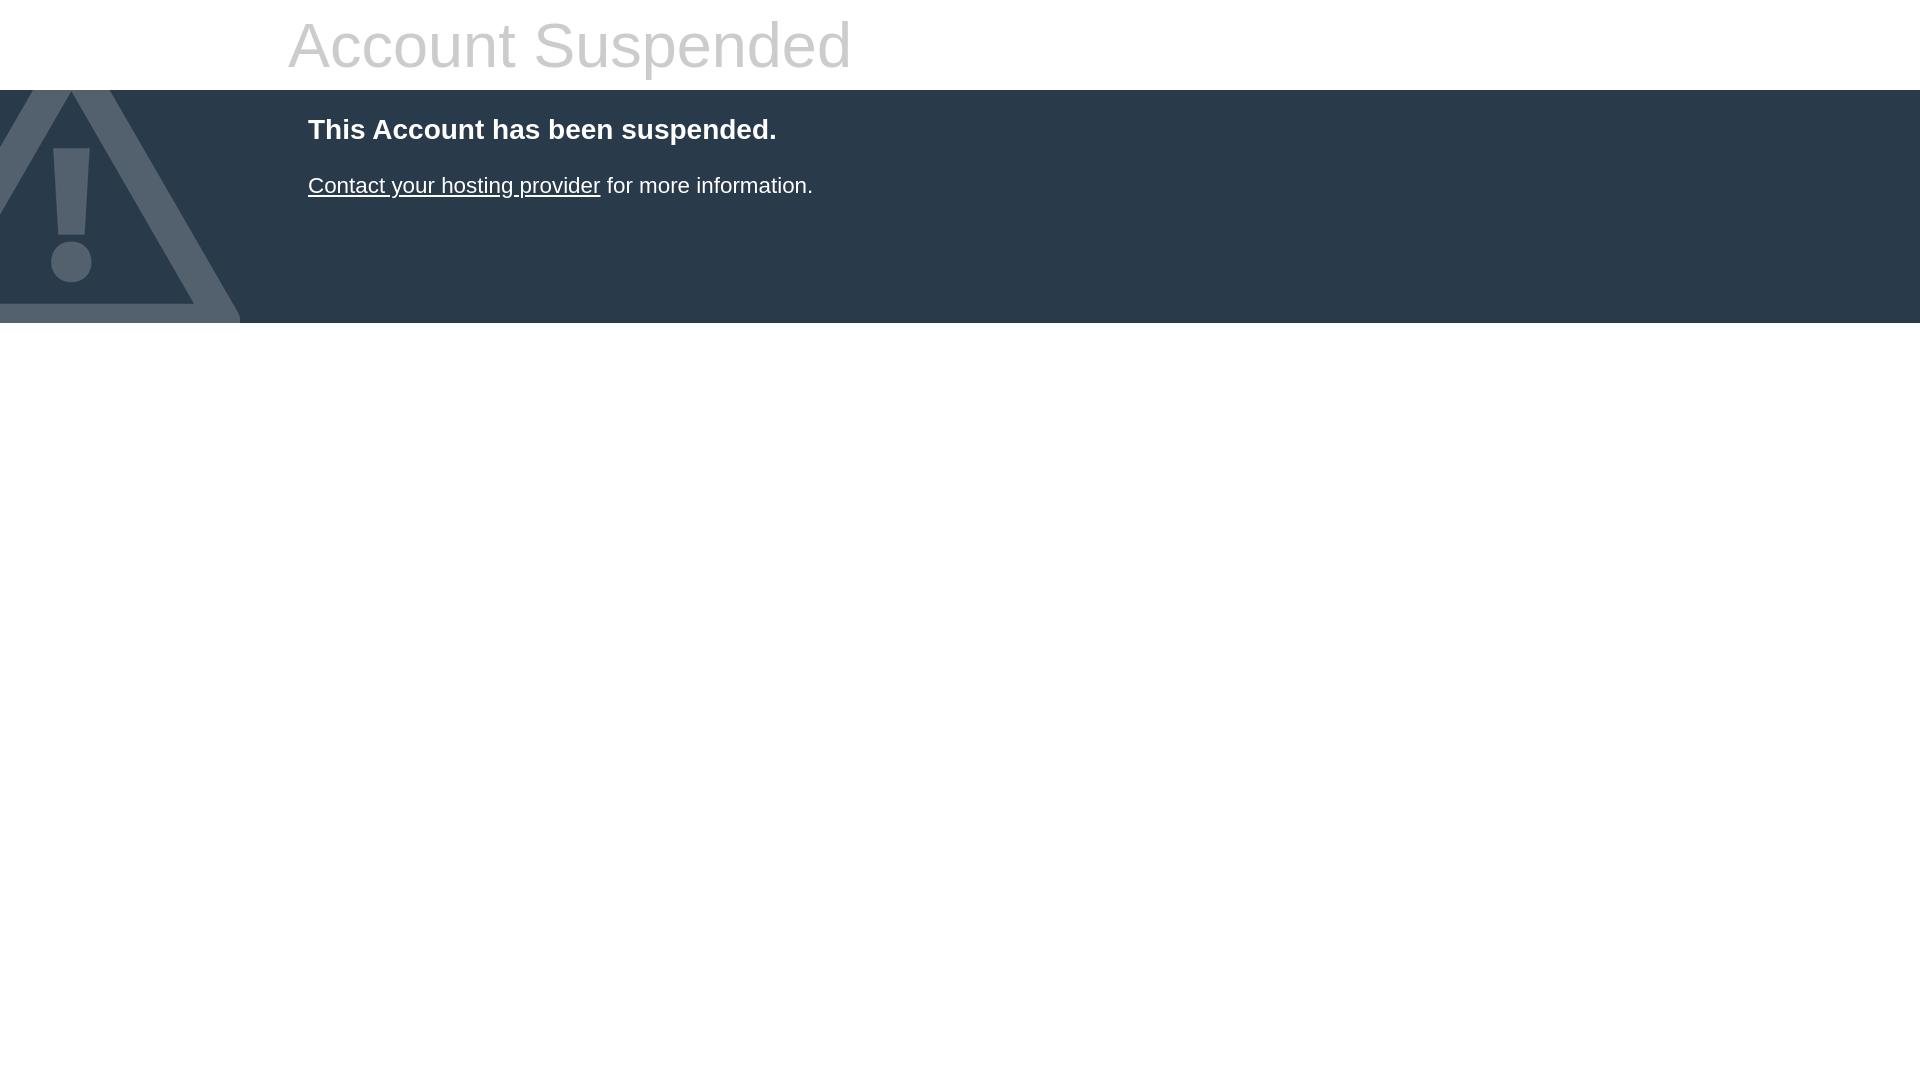 The image size is (1920, 1080). Describe the element at coordinates (453, 185) in the screenshot. I see `'Contact your hosting provider'` at that location.